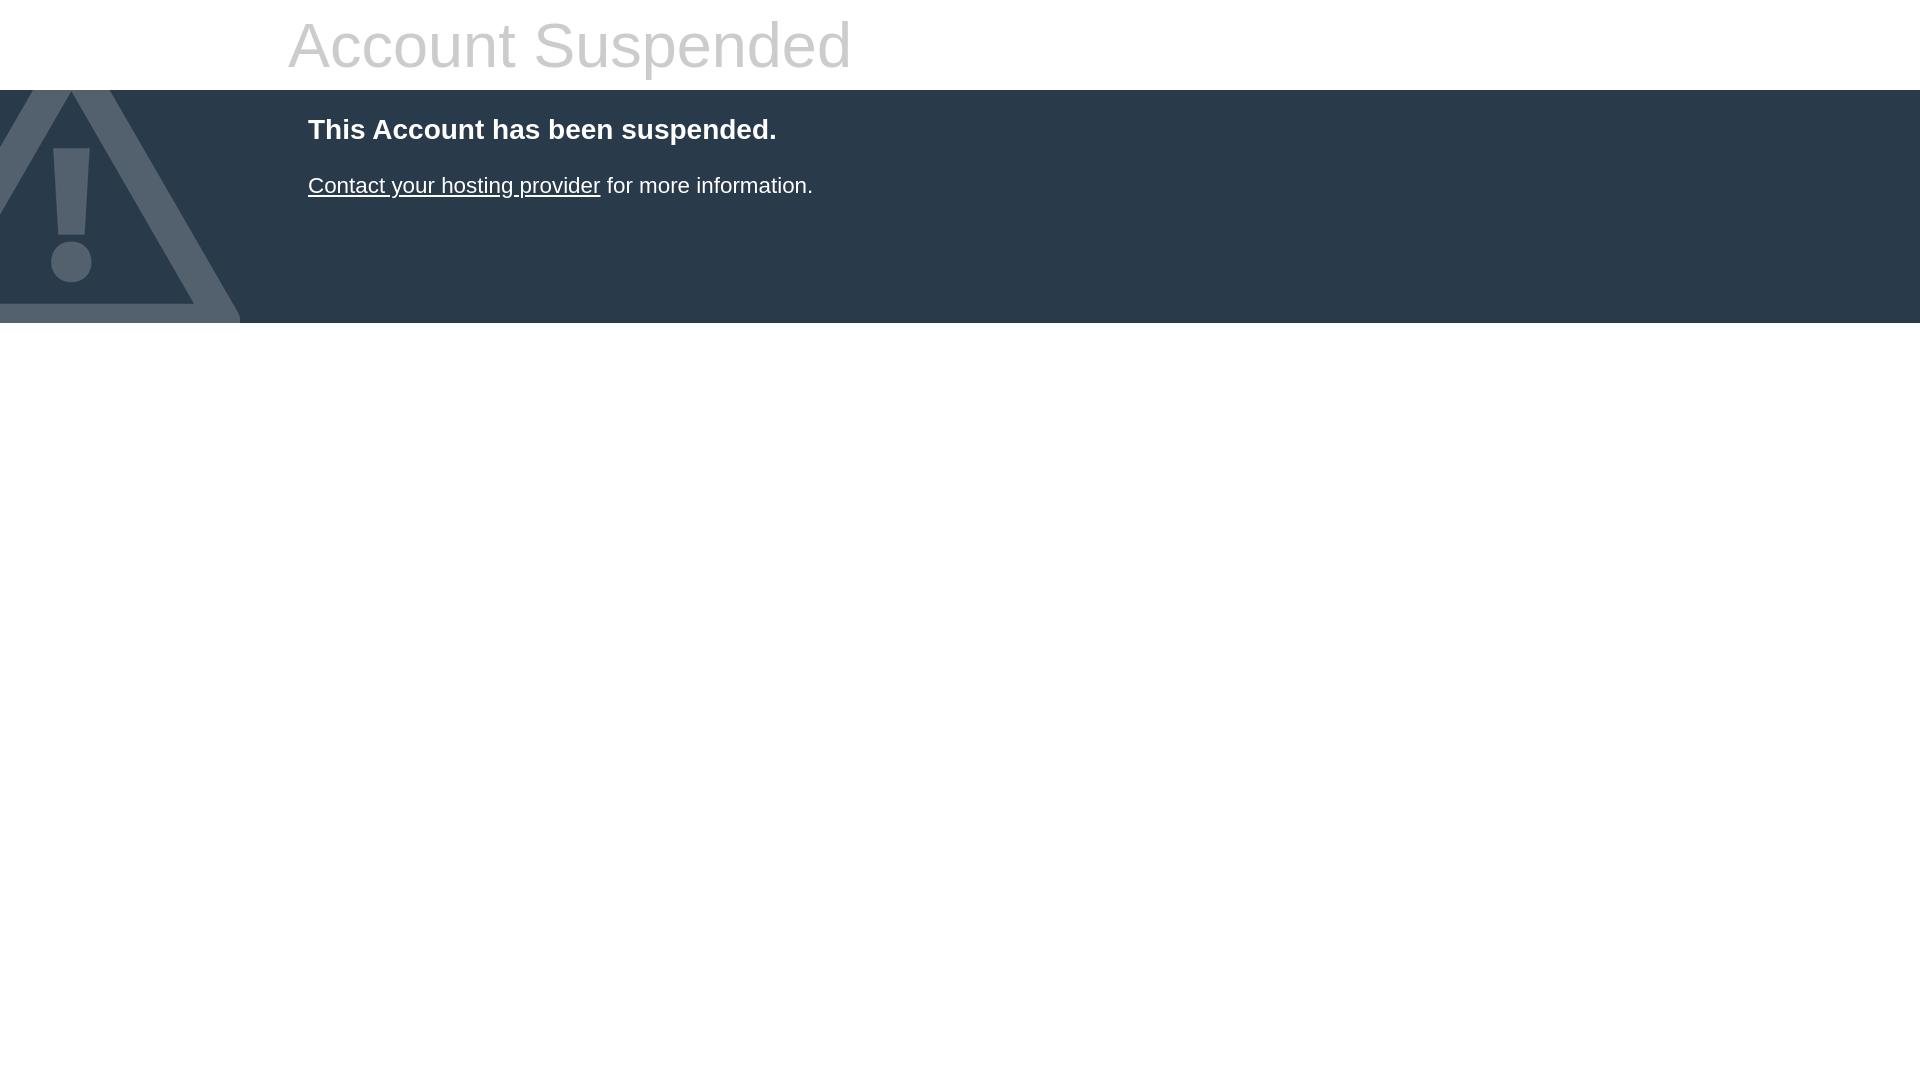 The image size is (1920, 1080). Describe the element at coordinates (453, 185) in the screenshot. I see `'Contact your hosting provider'` at that location.